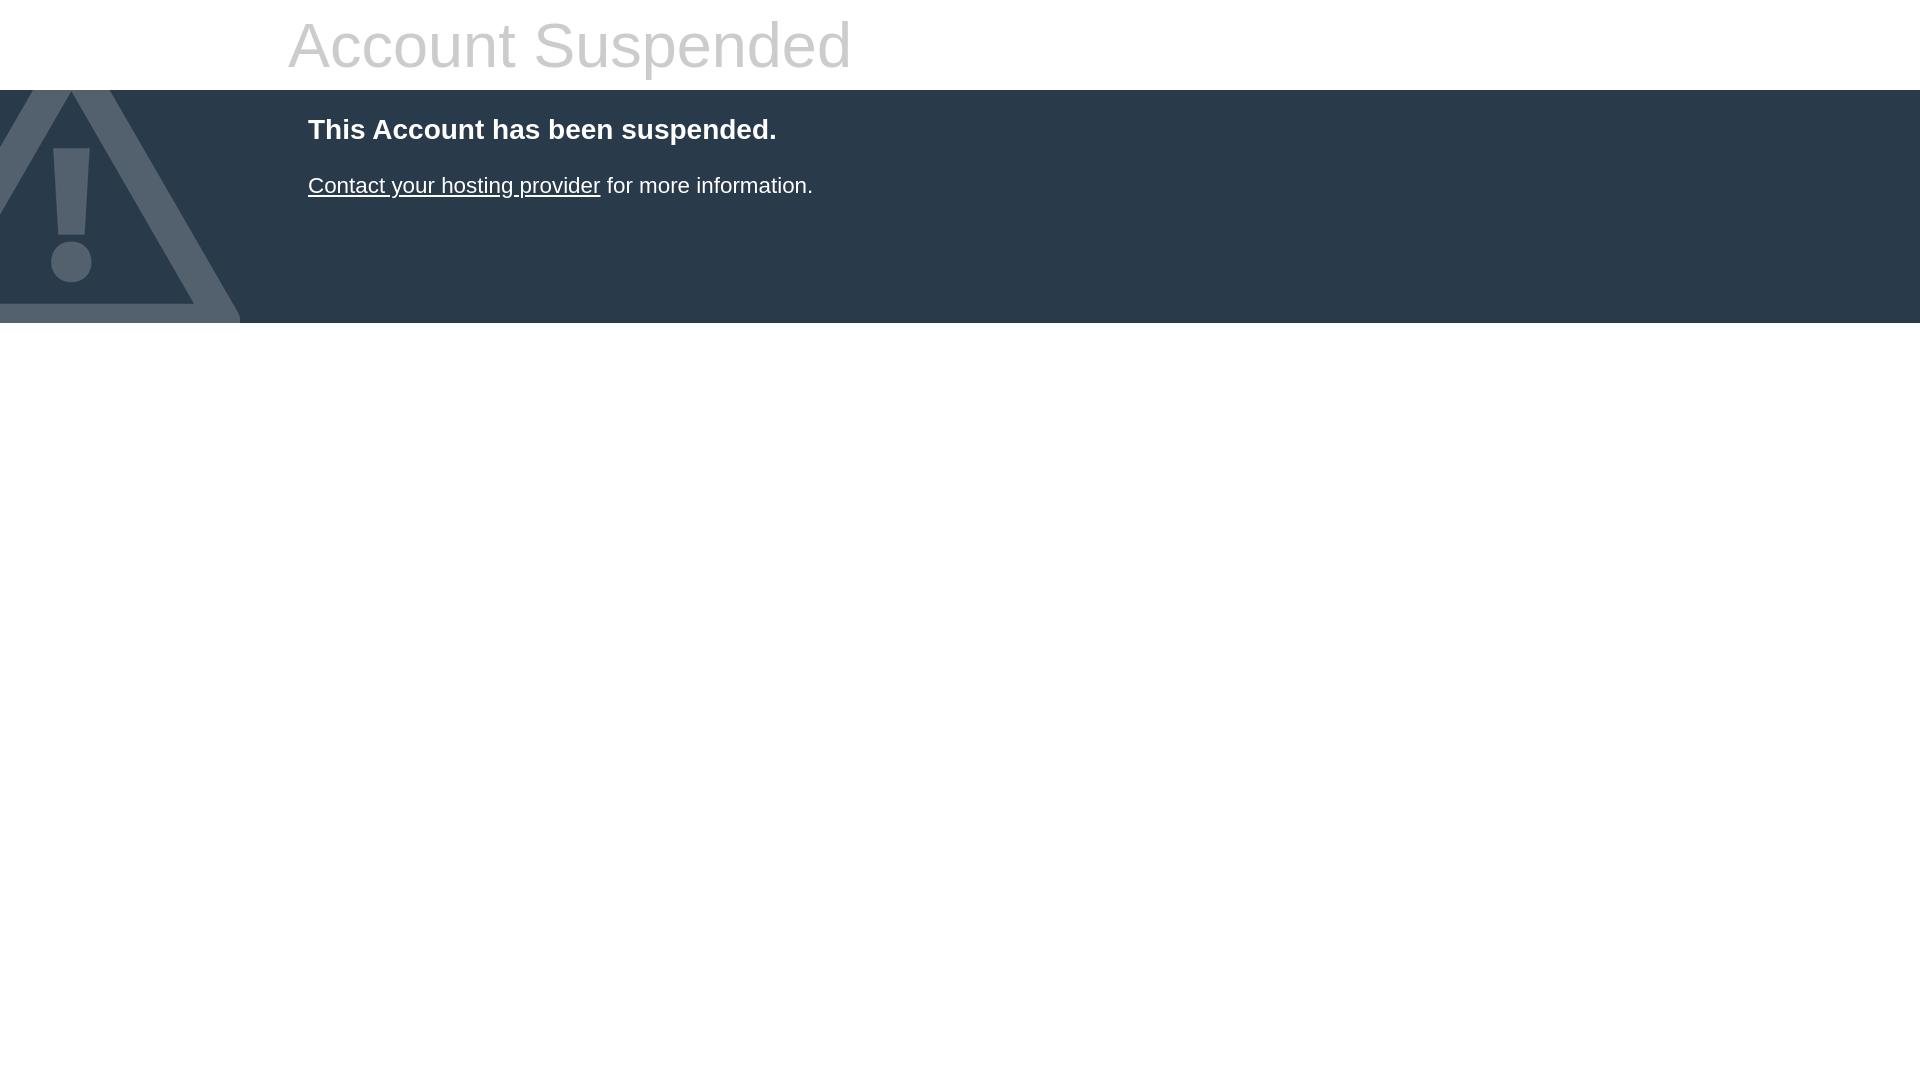 The image size is (1920, 1080). Describe the element at coordinates (453, 185) in the screenshot. I see `'Contact your hosting provider'` at that location.